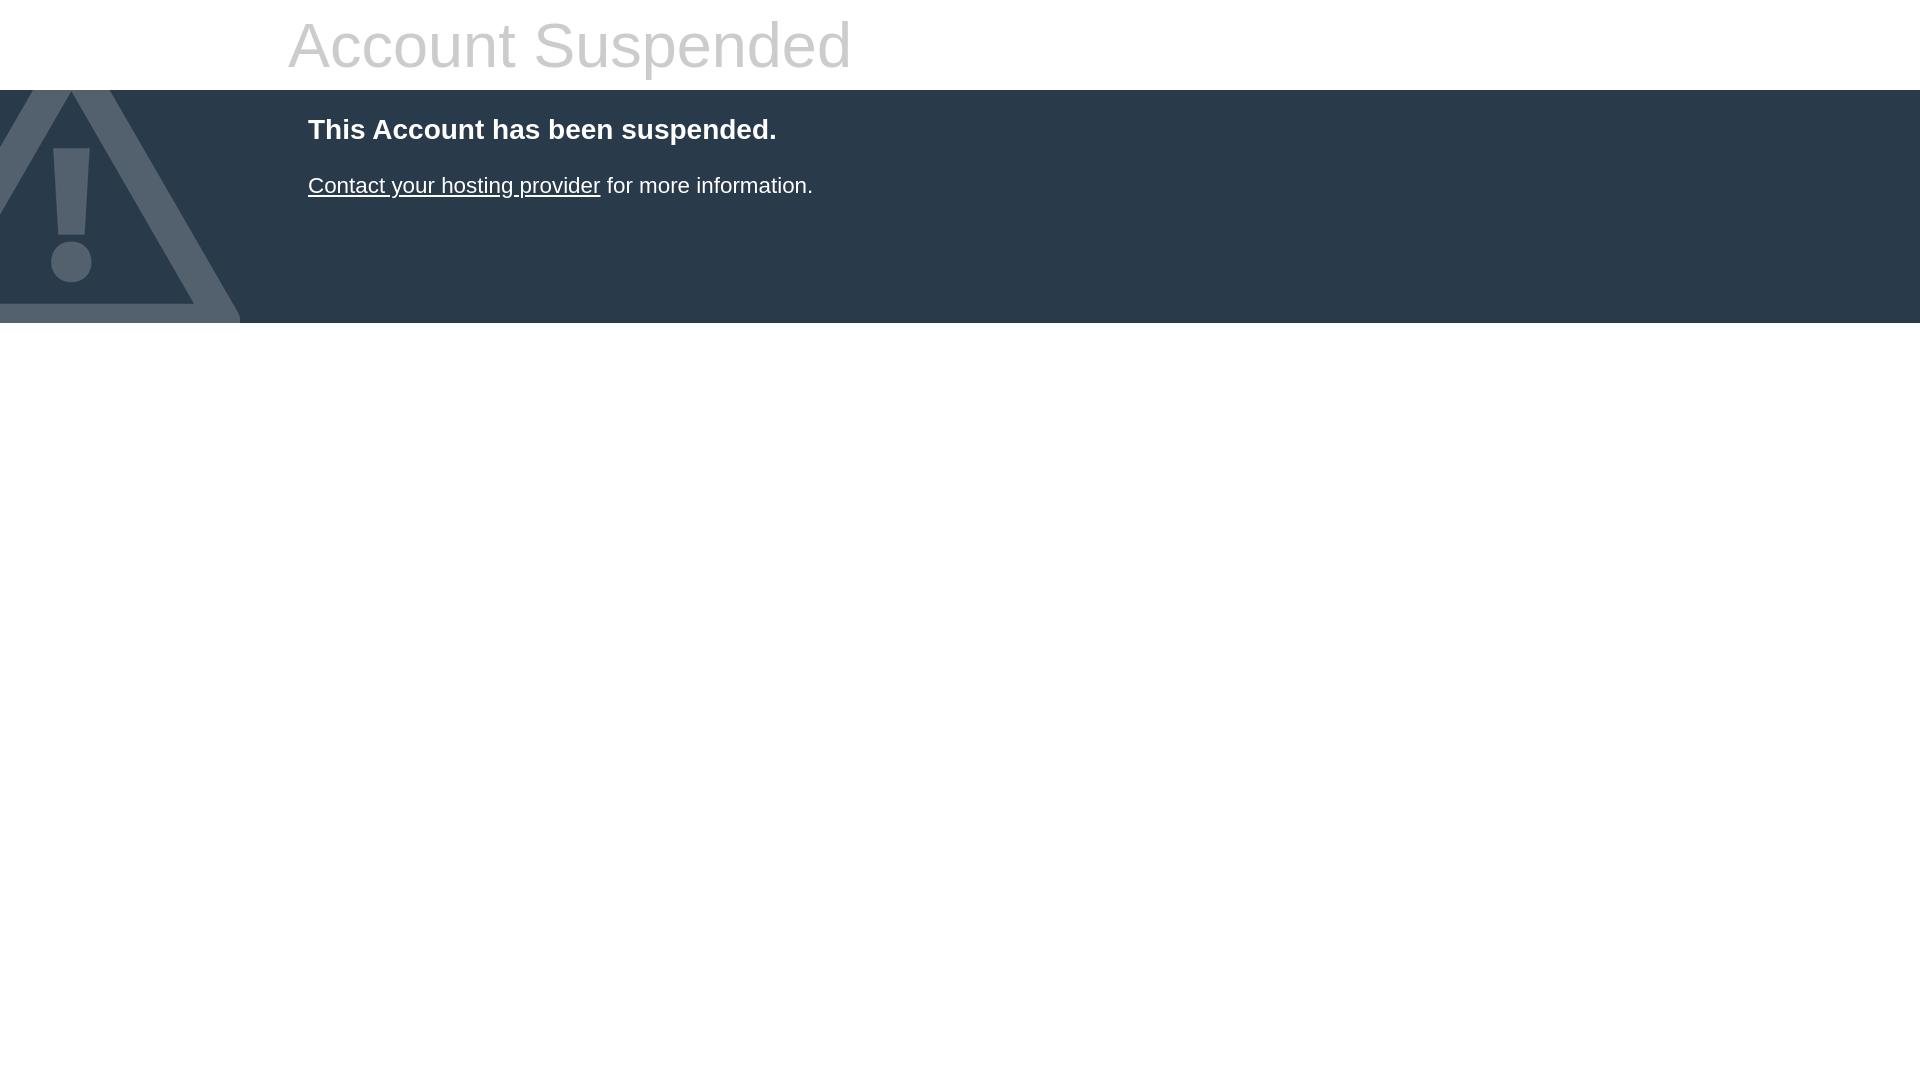 The image size is (1920, 1080). Describe the element at coordinates (453, 185) in the screenshot. I see `'Contact your hosting provider'` at that location.